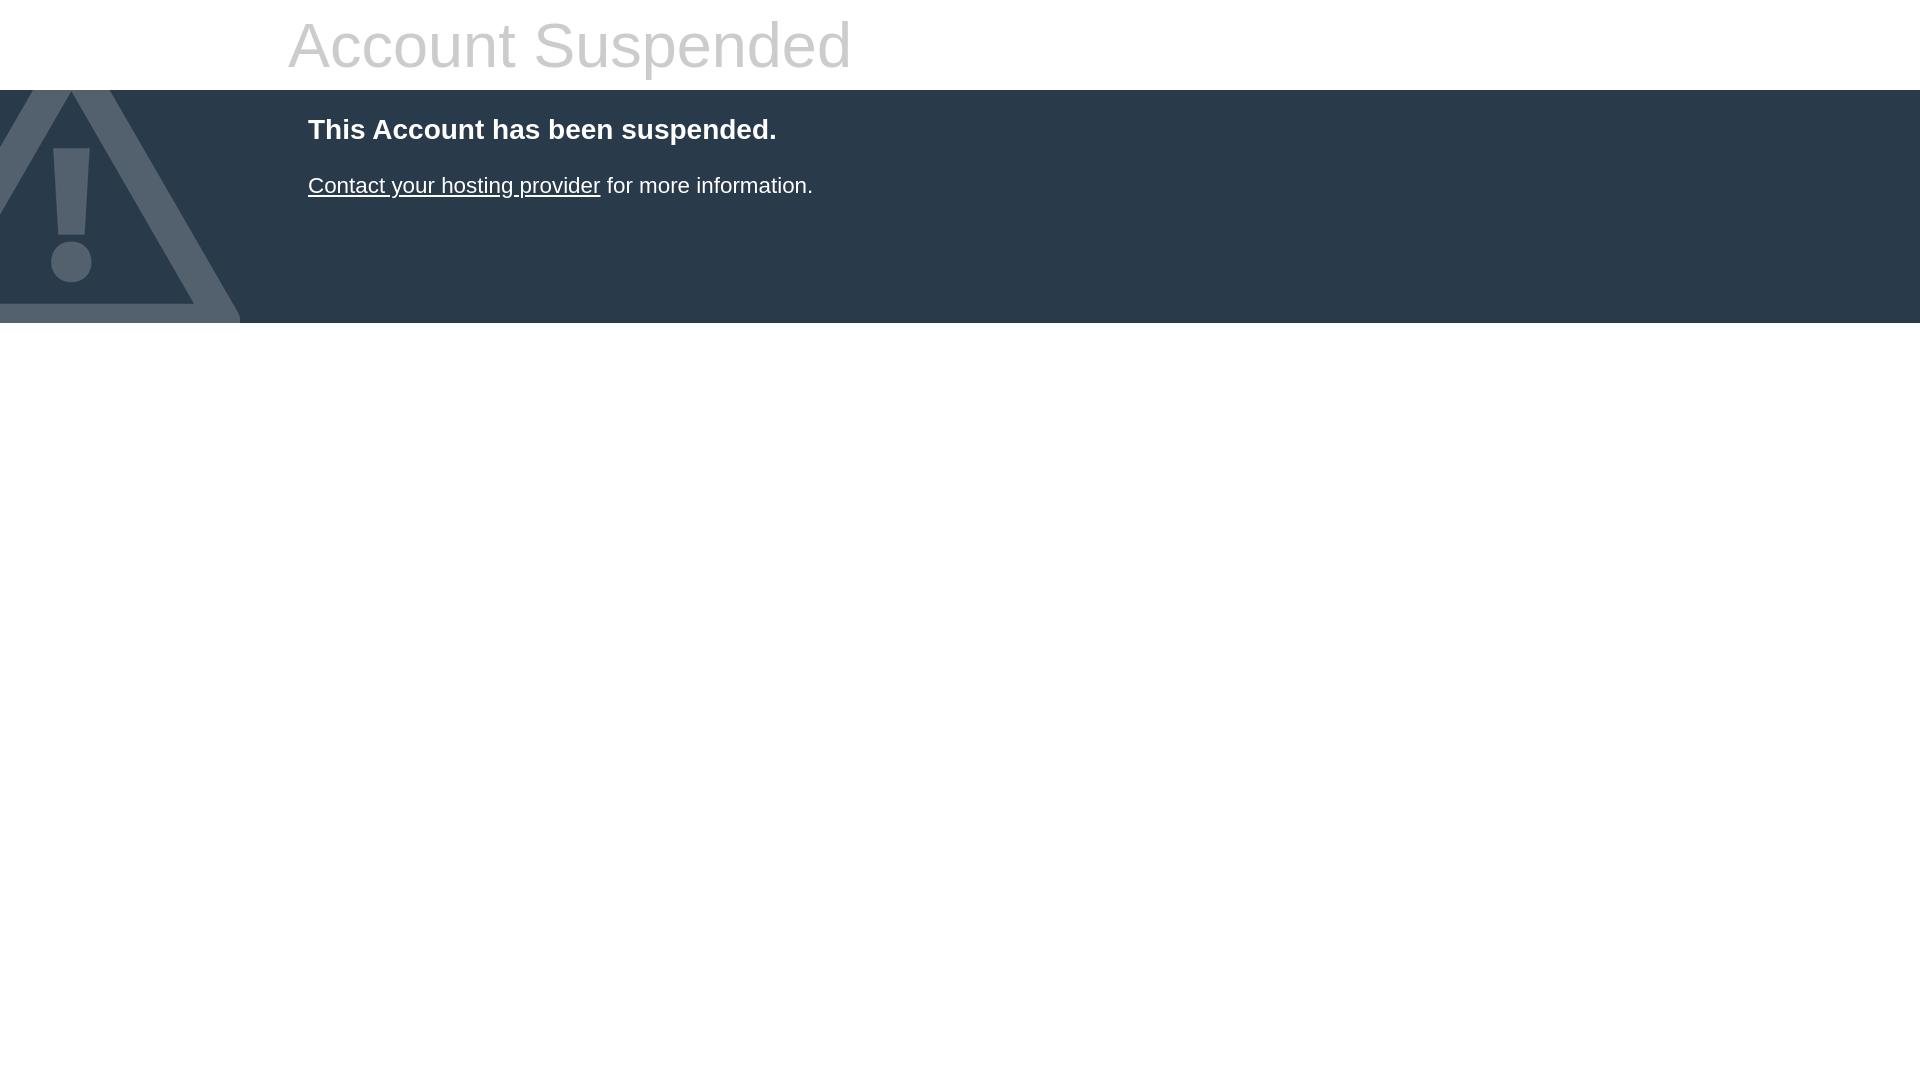 The image size is (1920, 1080). Describe the element at coordinates (453, 185) in the screenshot. I see `'Contact your hosting provider'` at that location.